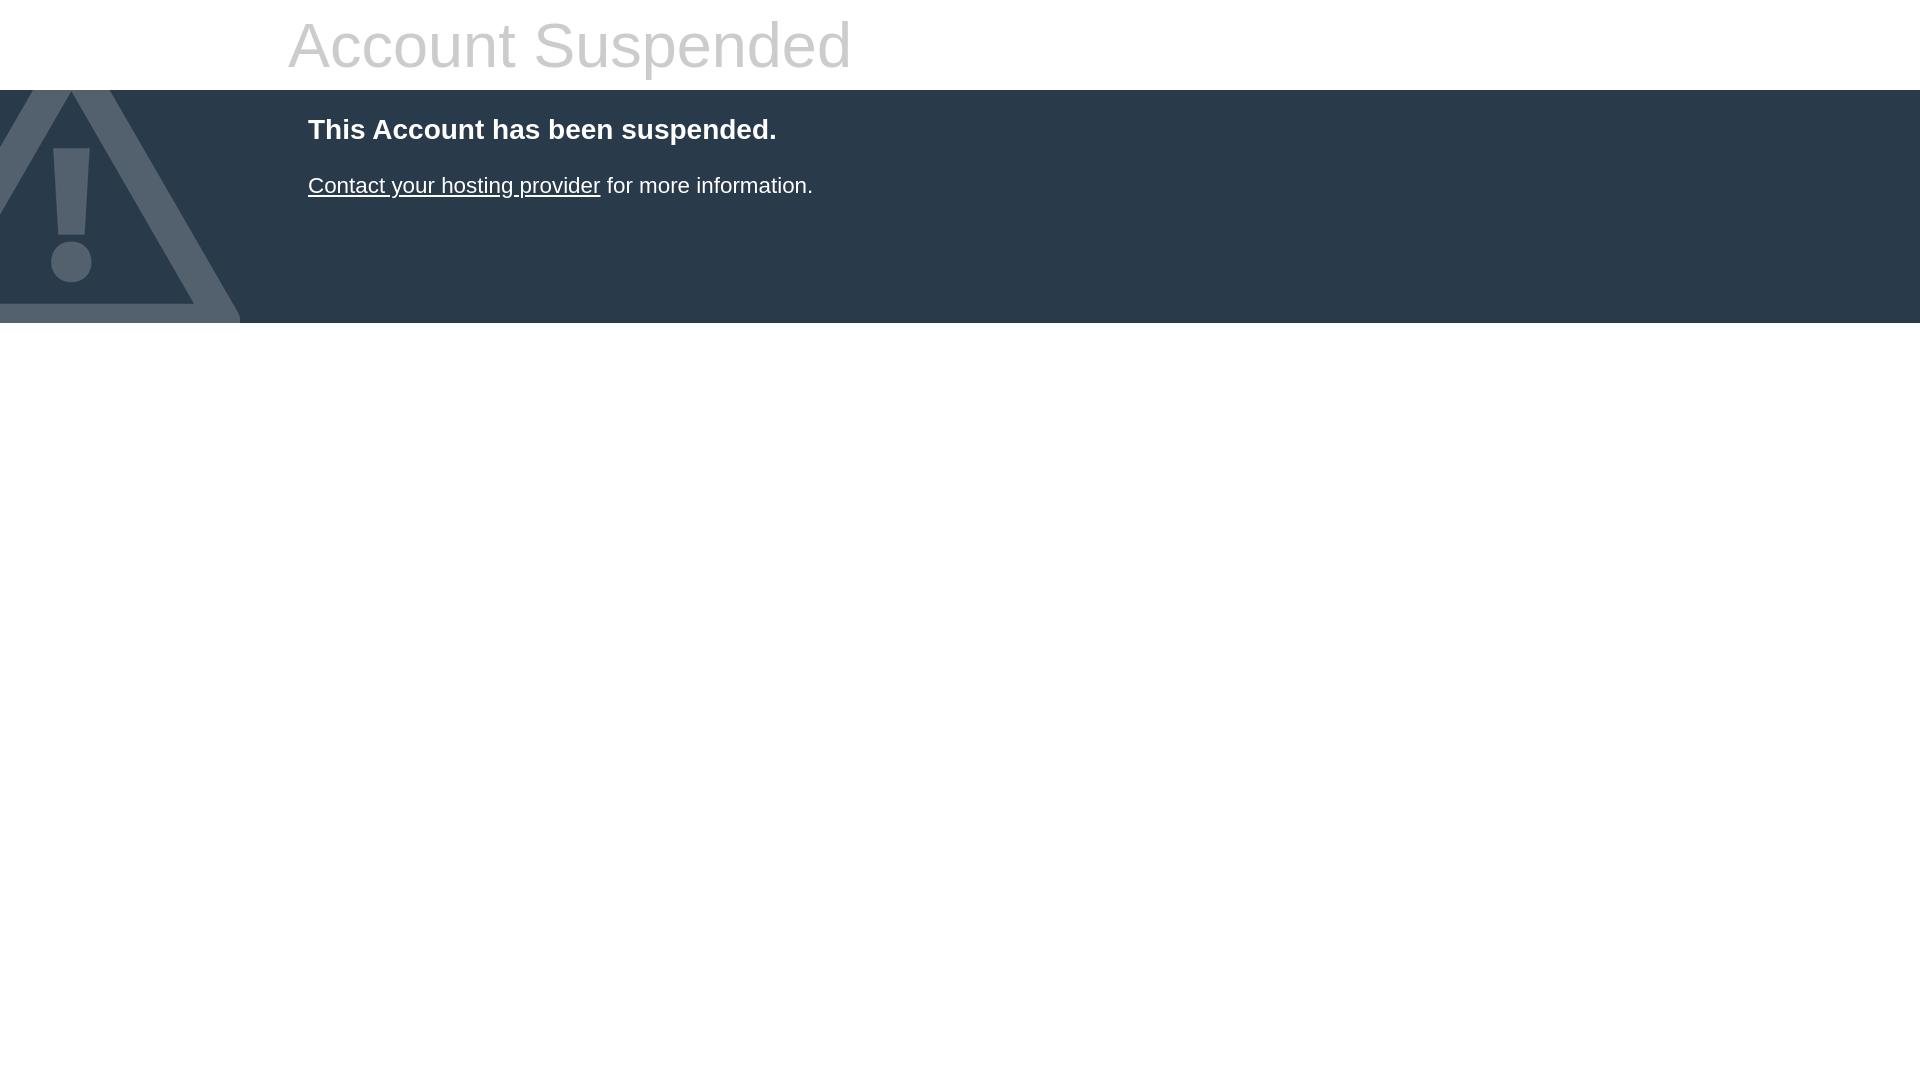 The image size is (1920, 1080). Describe the element at coordinates (453, 185) in the screenshot. I see `'Contact your hosting provider'` at that location.